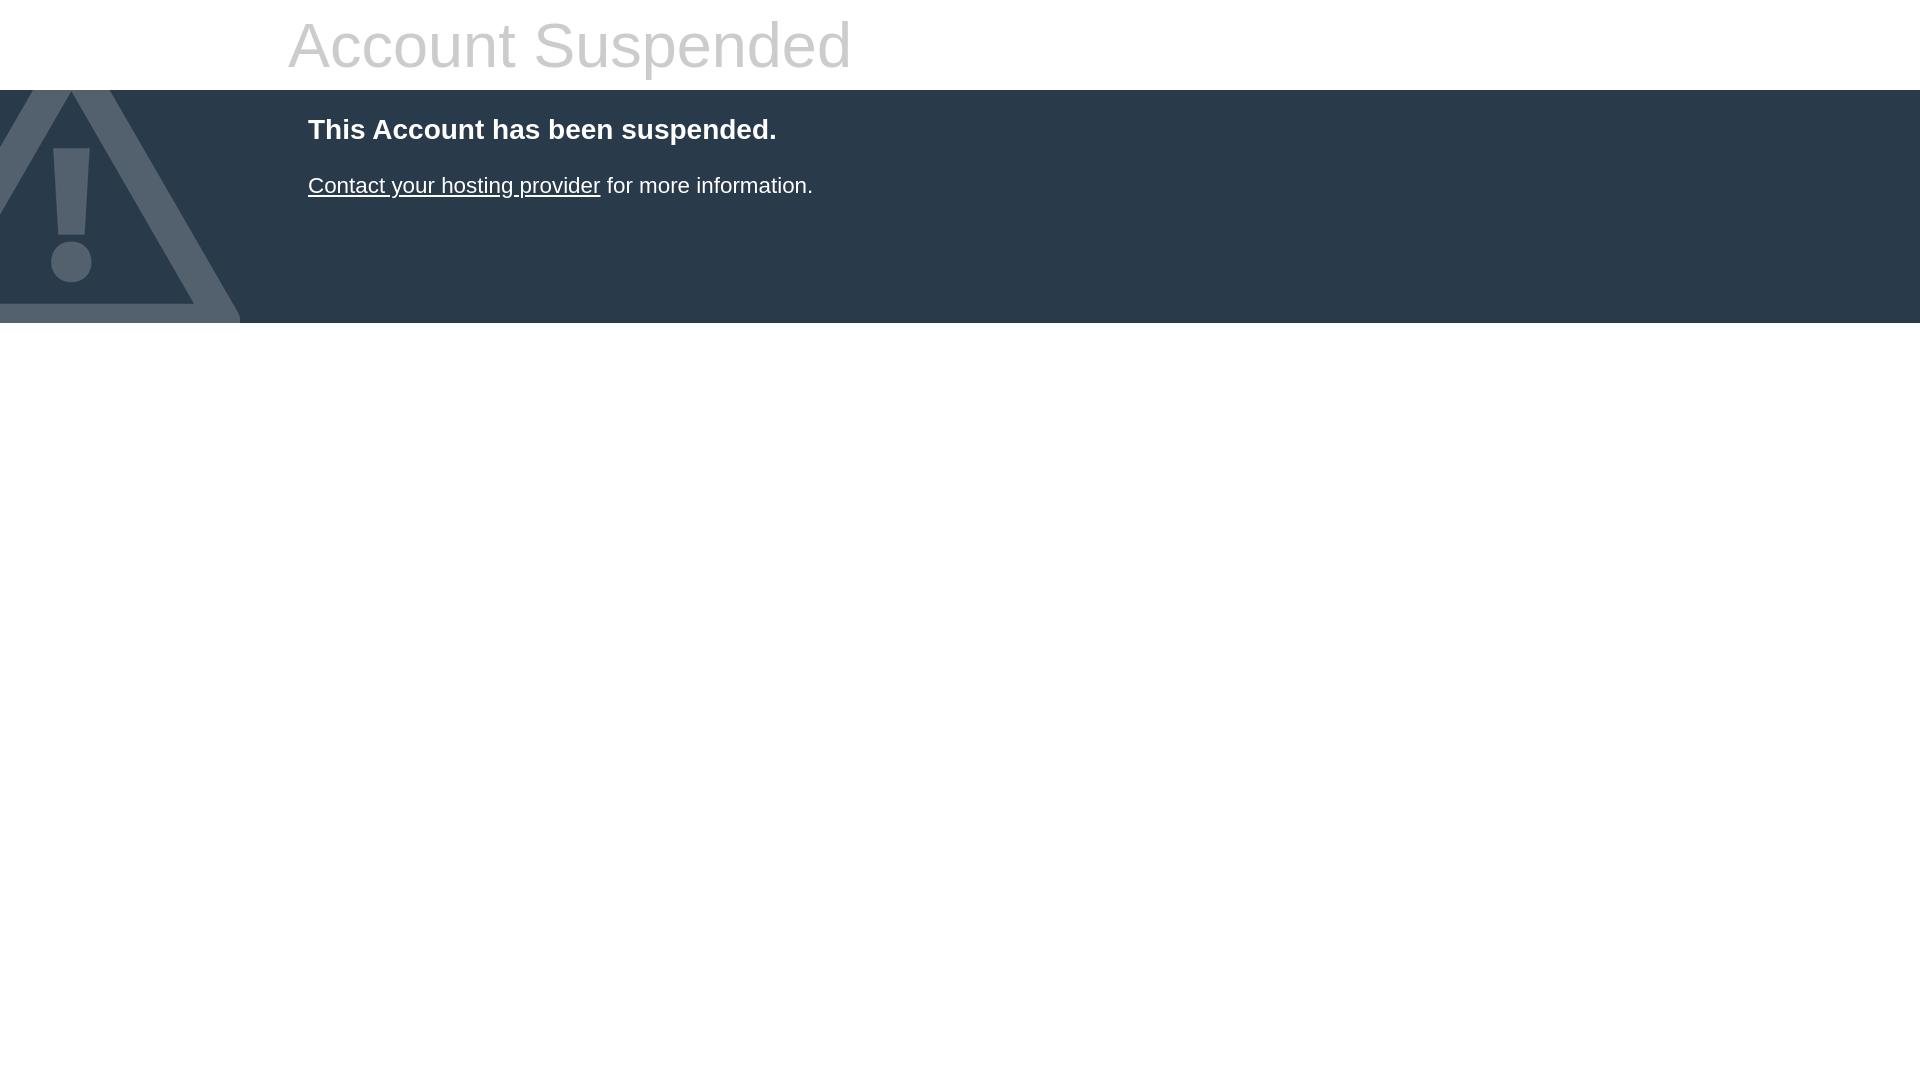 The image size is (1920, 1080). Describe the element at coordinates (453, 185) in the screenshot. I see `'Contact your hosting provider'` at that location.